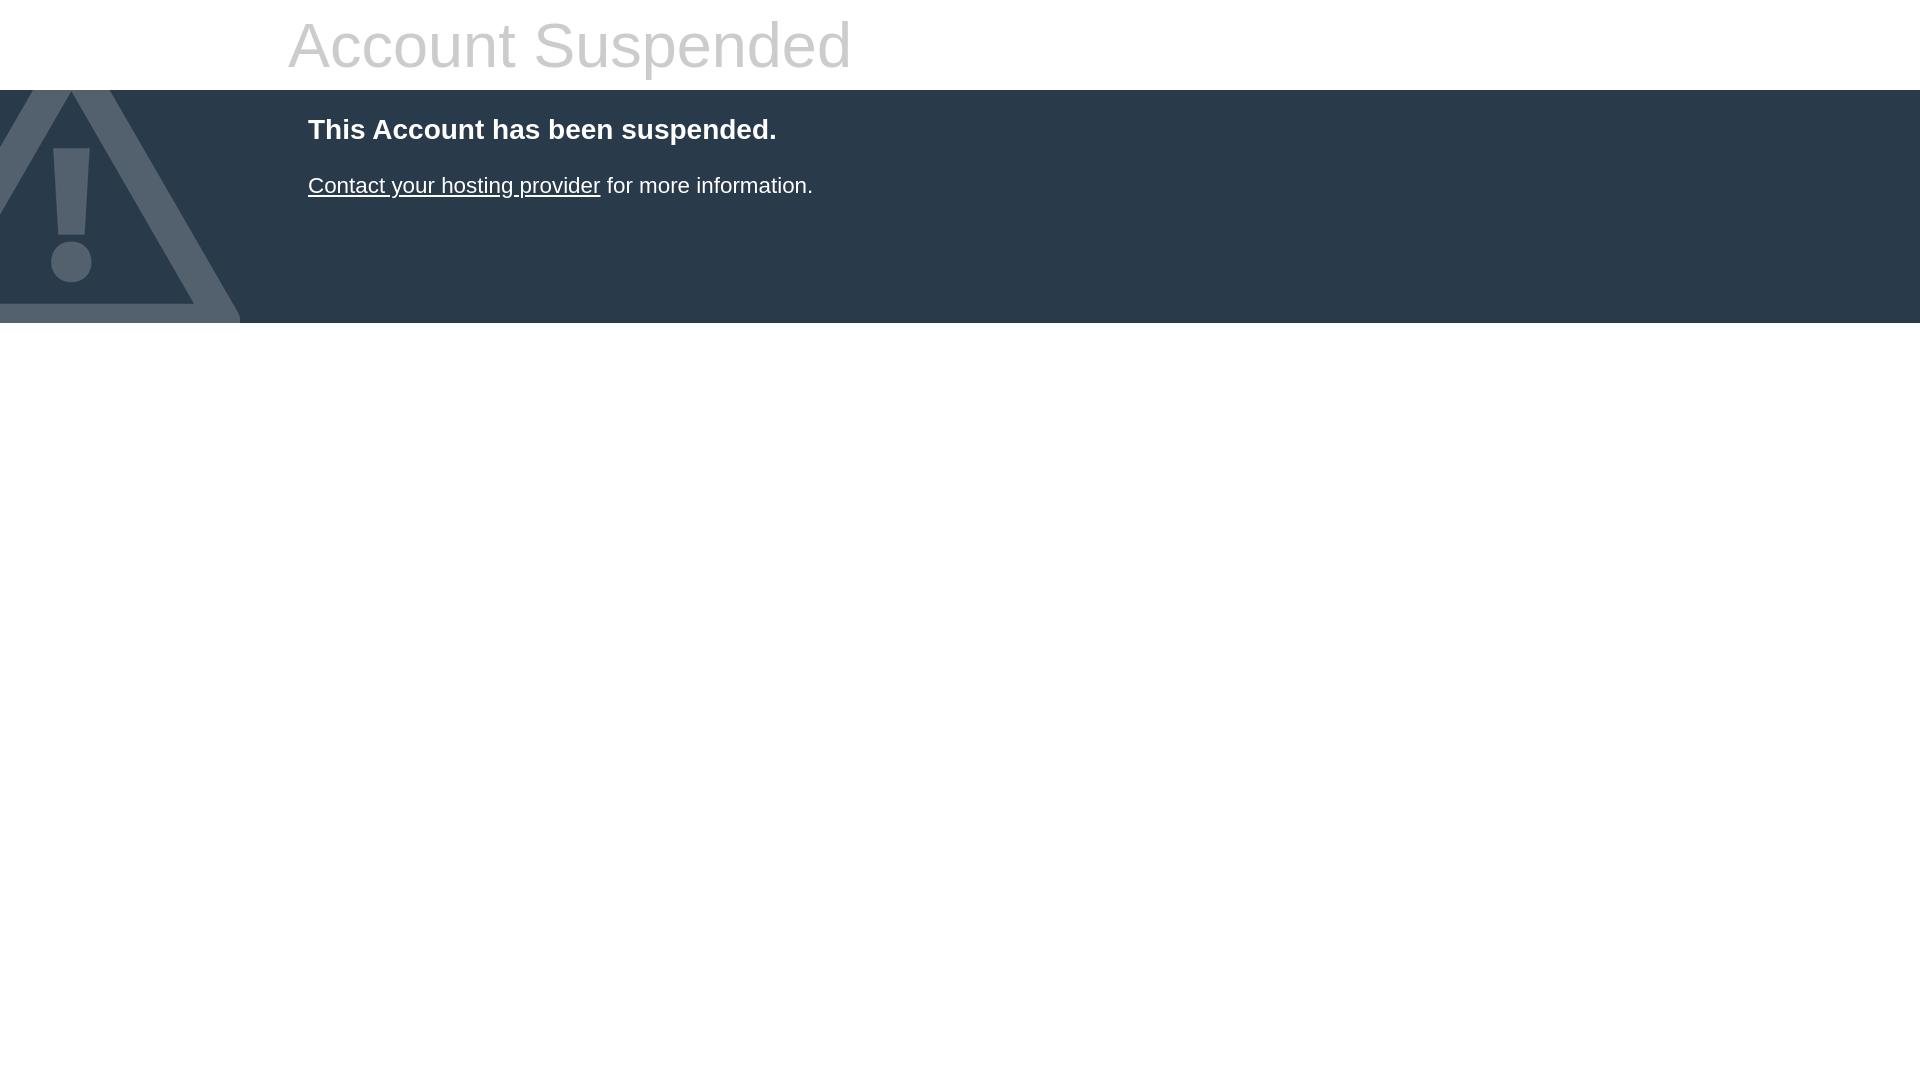 The image size is (1920, 1080). Describe the element at coordinates (453, 185) in the screenshot. I see `'Contact your hosting provider'` at that location.